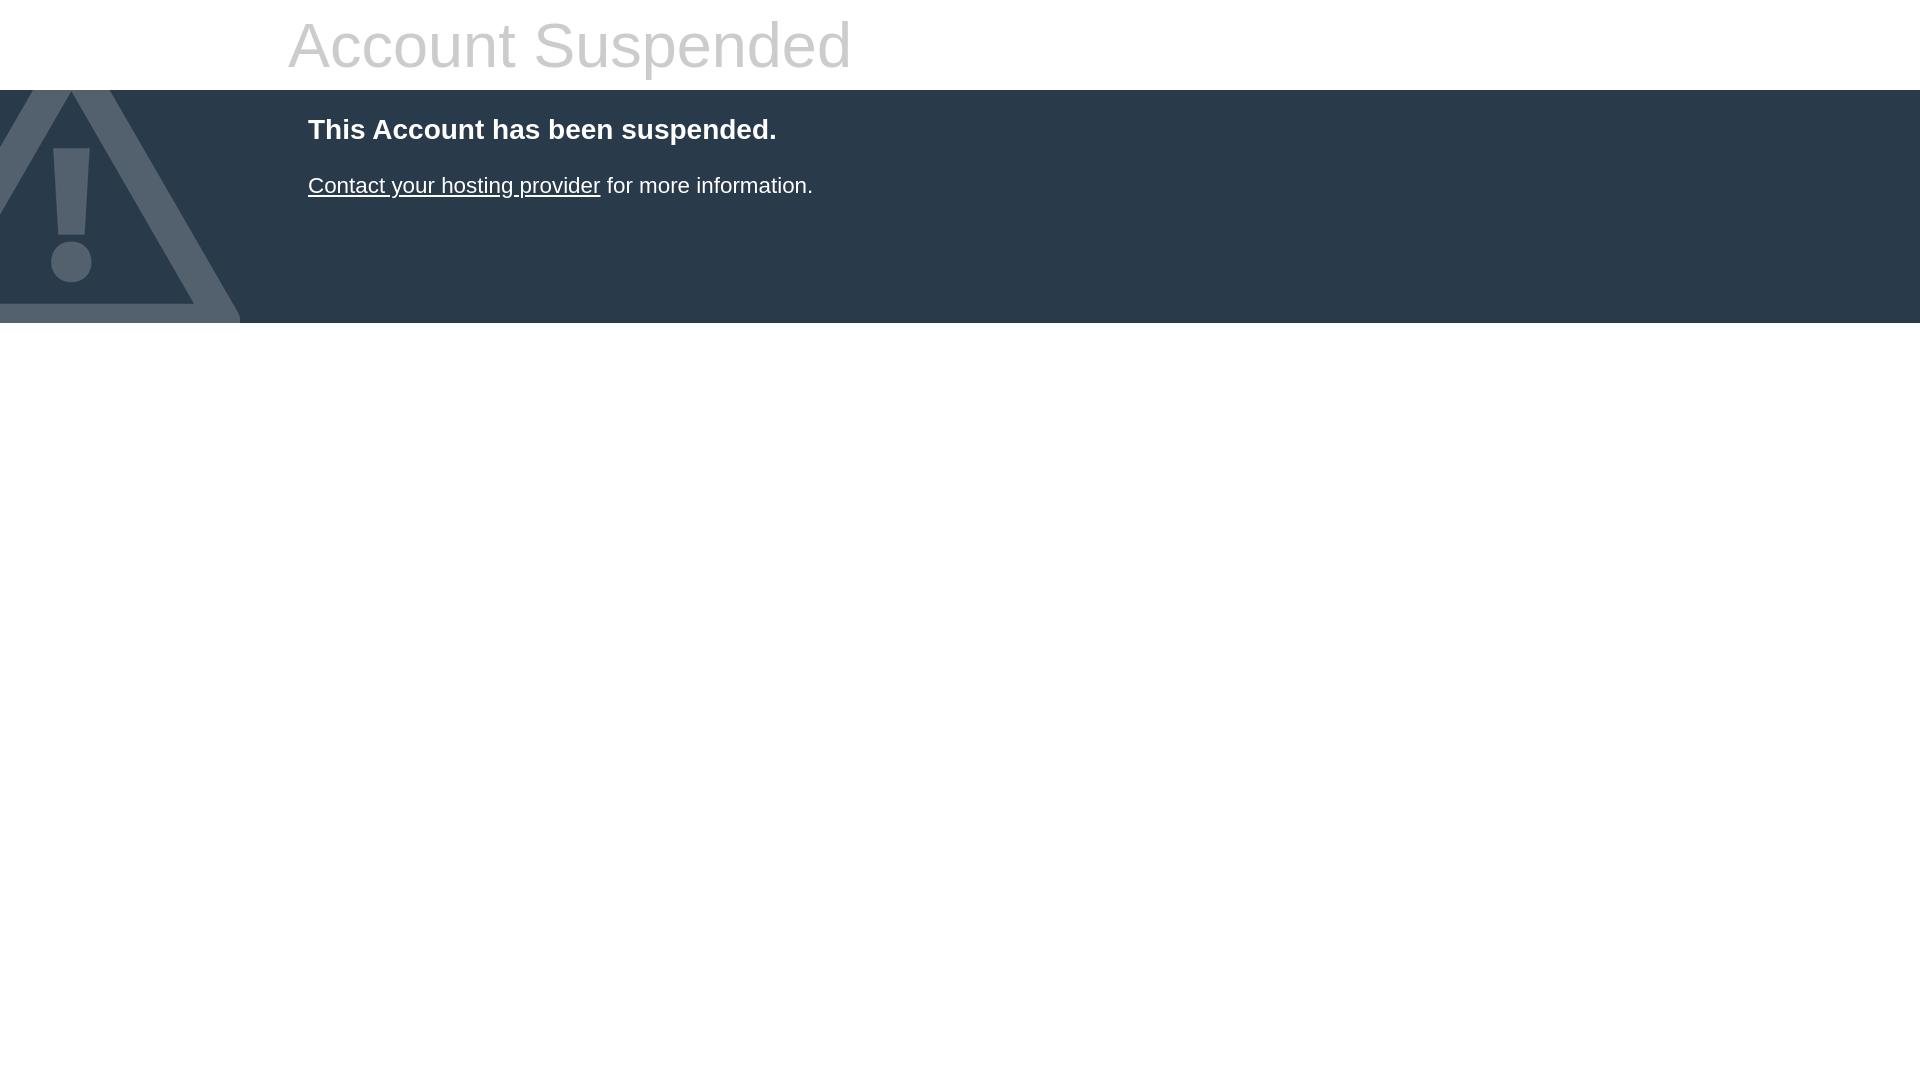 The image size is (1920, 1080). Describe the element at coordinates (453, 185) in the screenshot. I see `'Contact your hosting provider'` at that location.